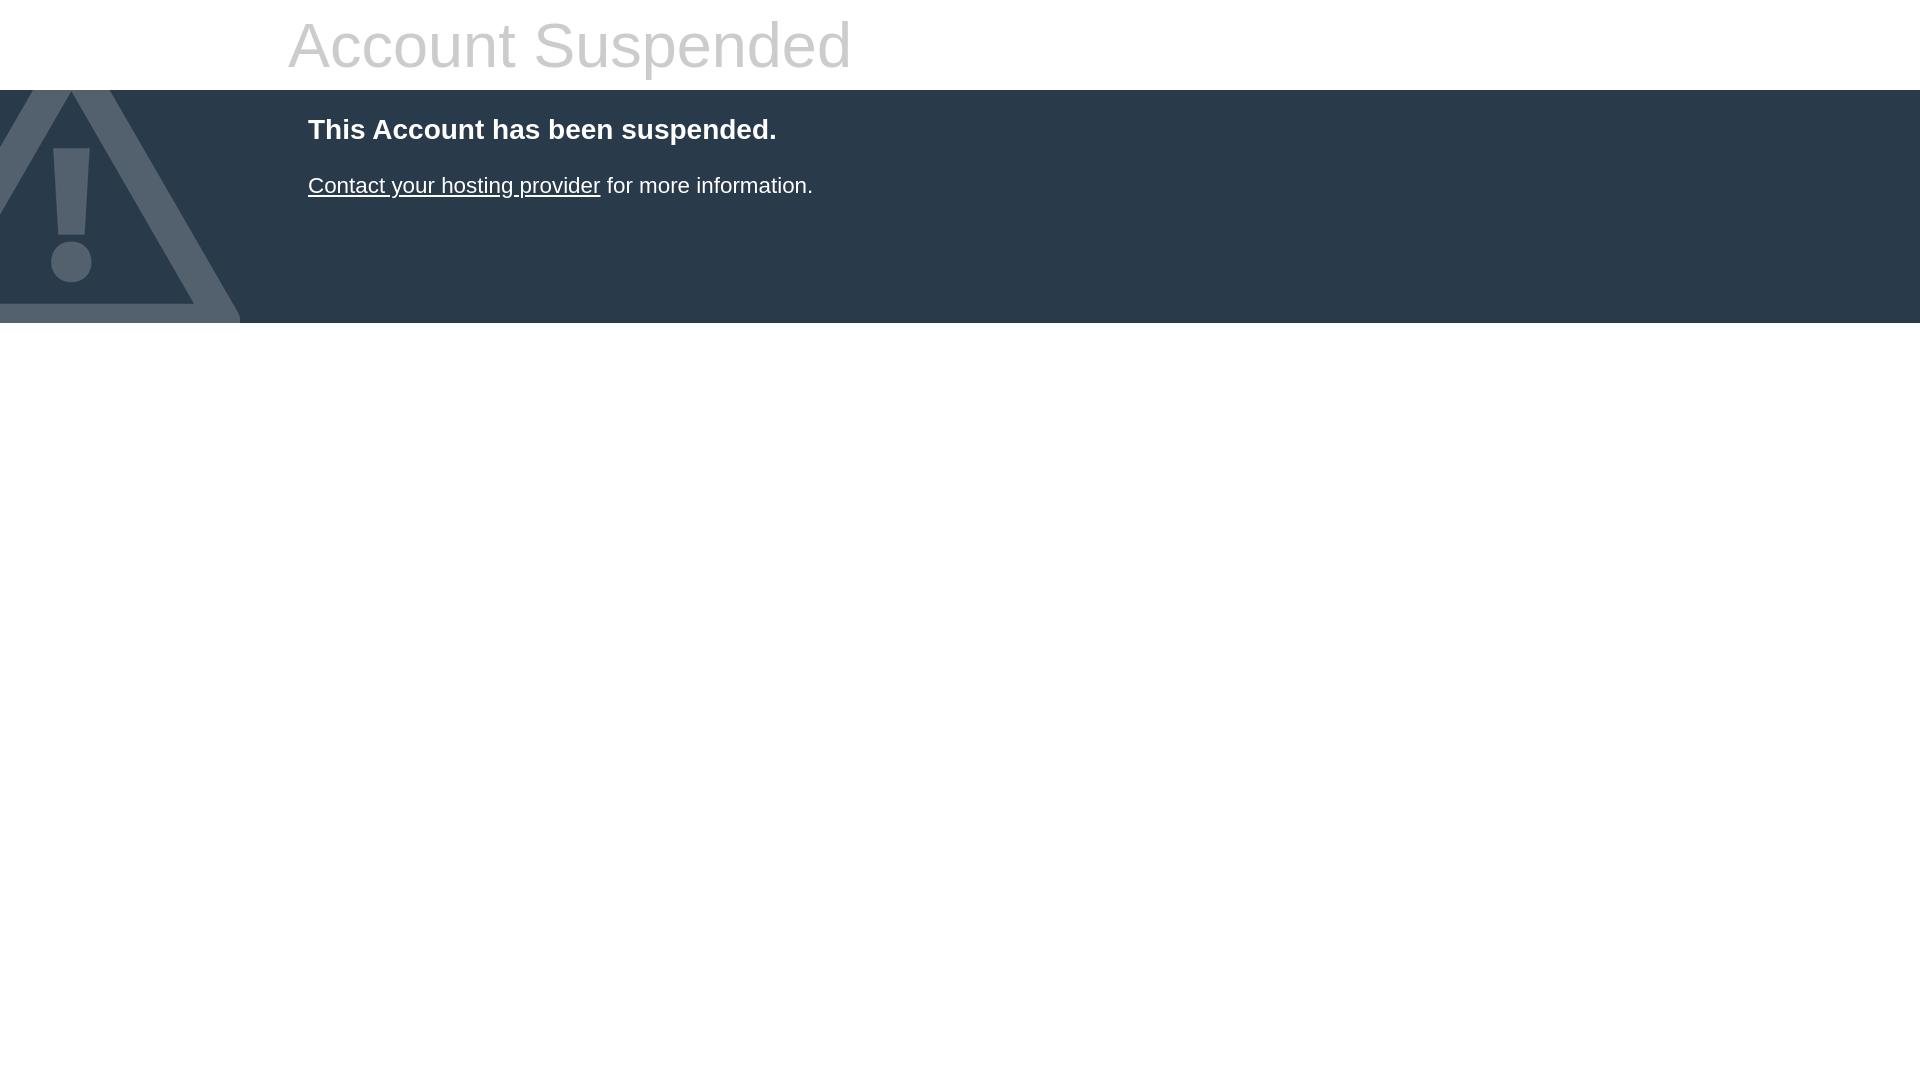 The image size is (1920, 1080). Describe the element at coordinates (453, 185) in the screenshot. I see `'Contact your hosting provider'` at that location.